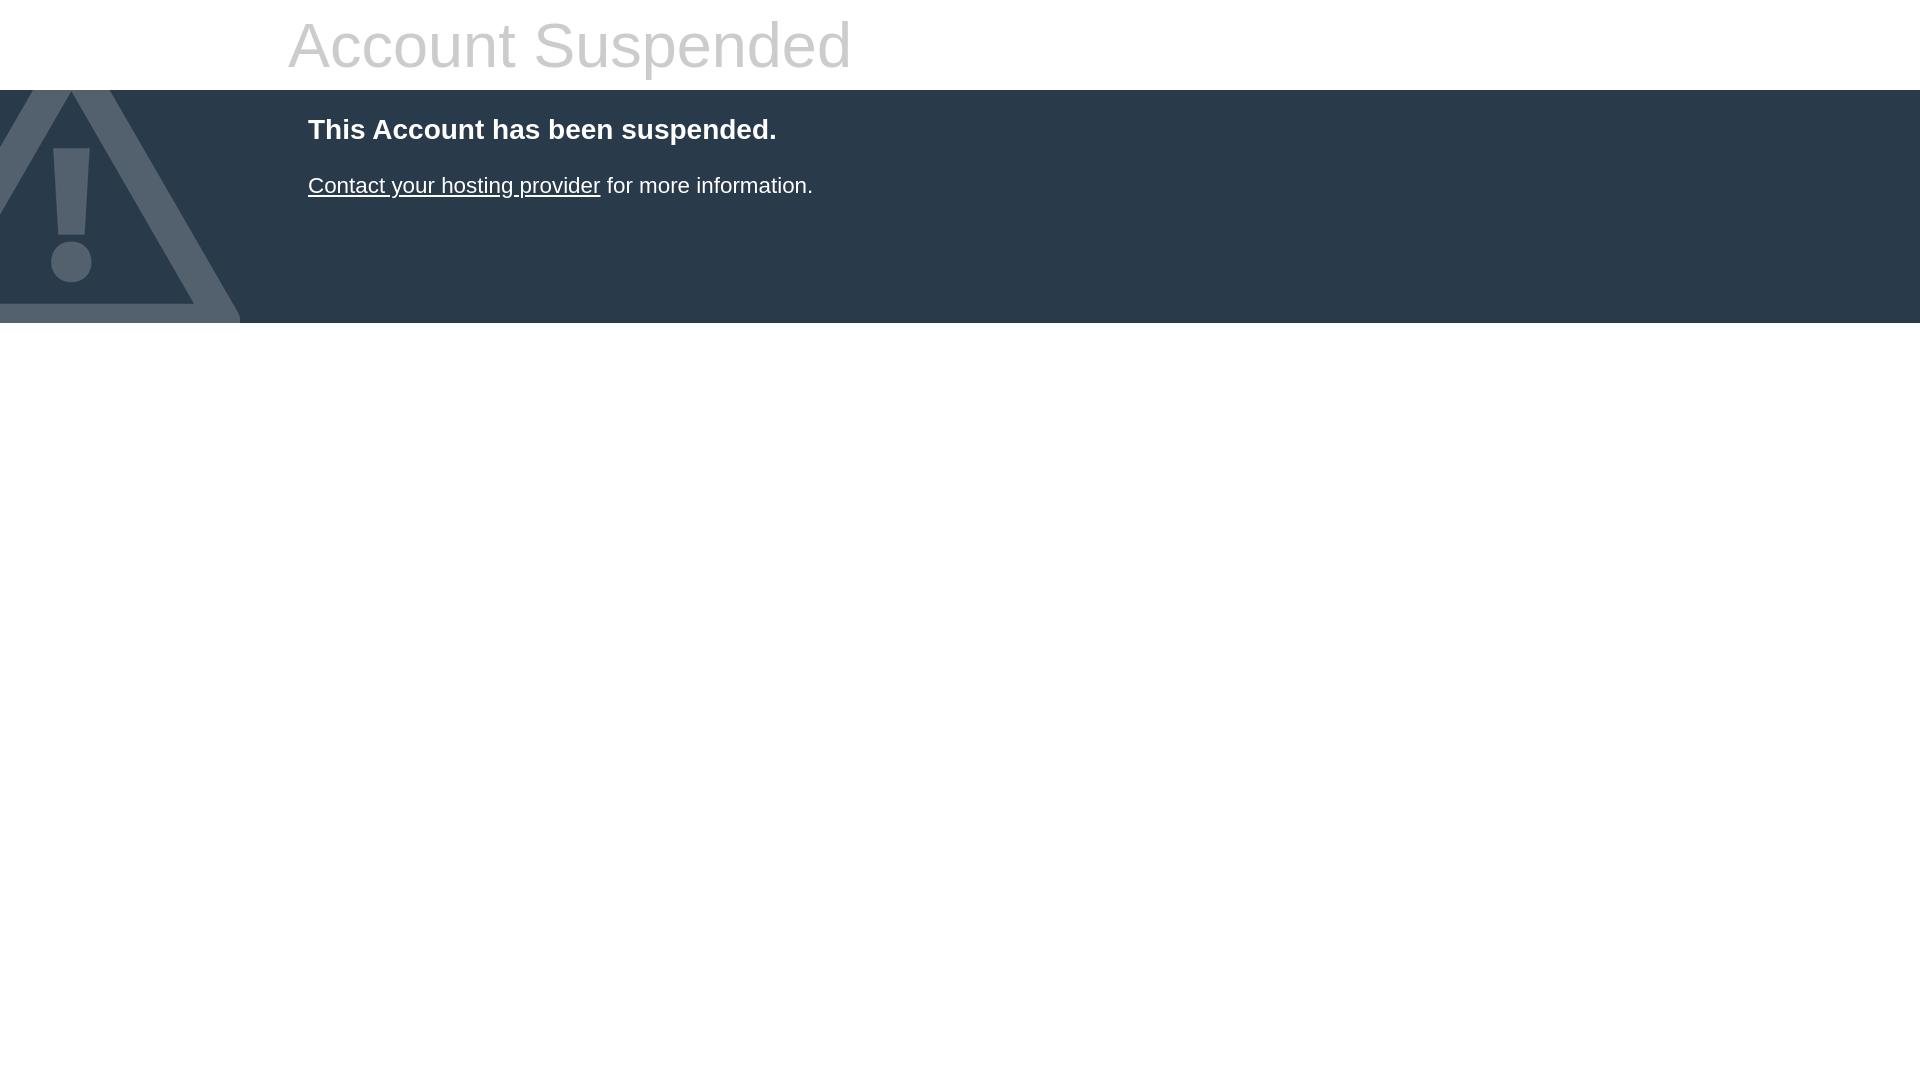 The image size is (1920, 1080). Describe the element at coordinates (453, 185) in the screenshot. I see `'Contact your hosting provider'` at that location.